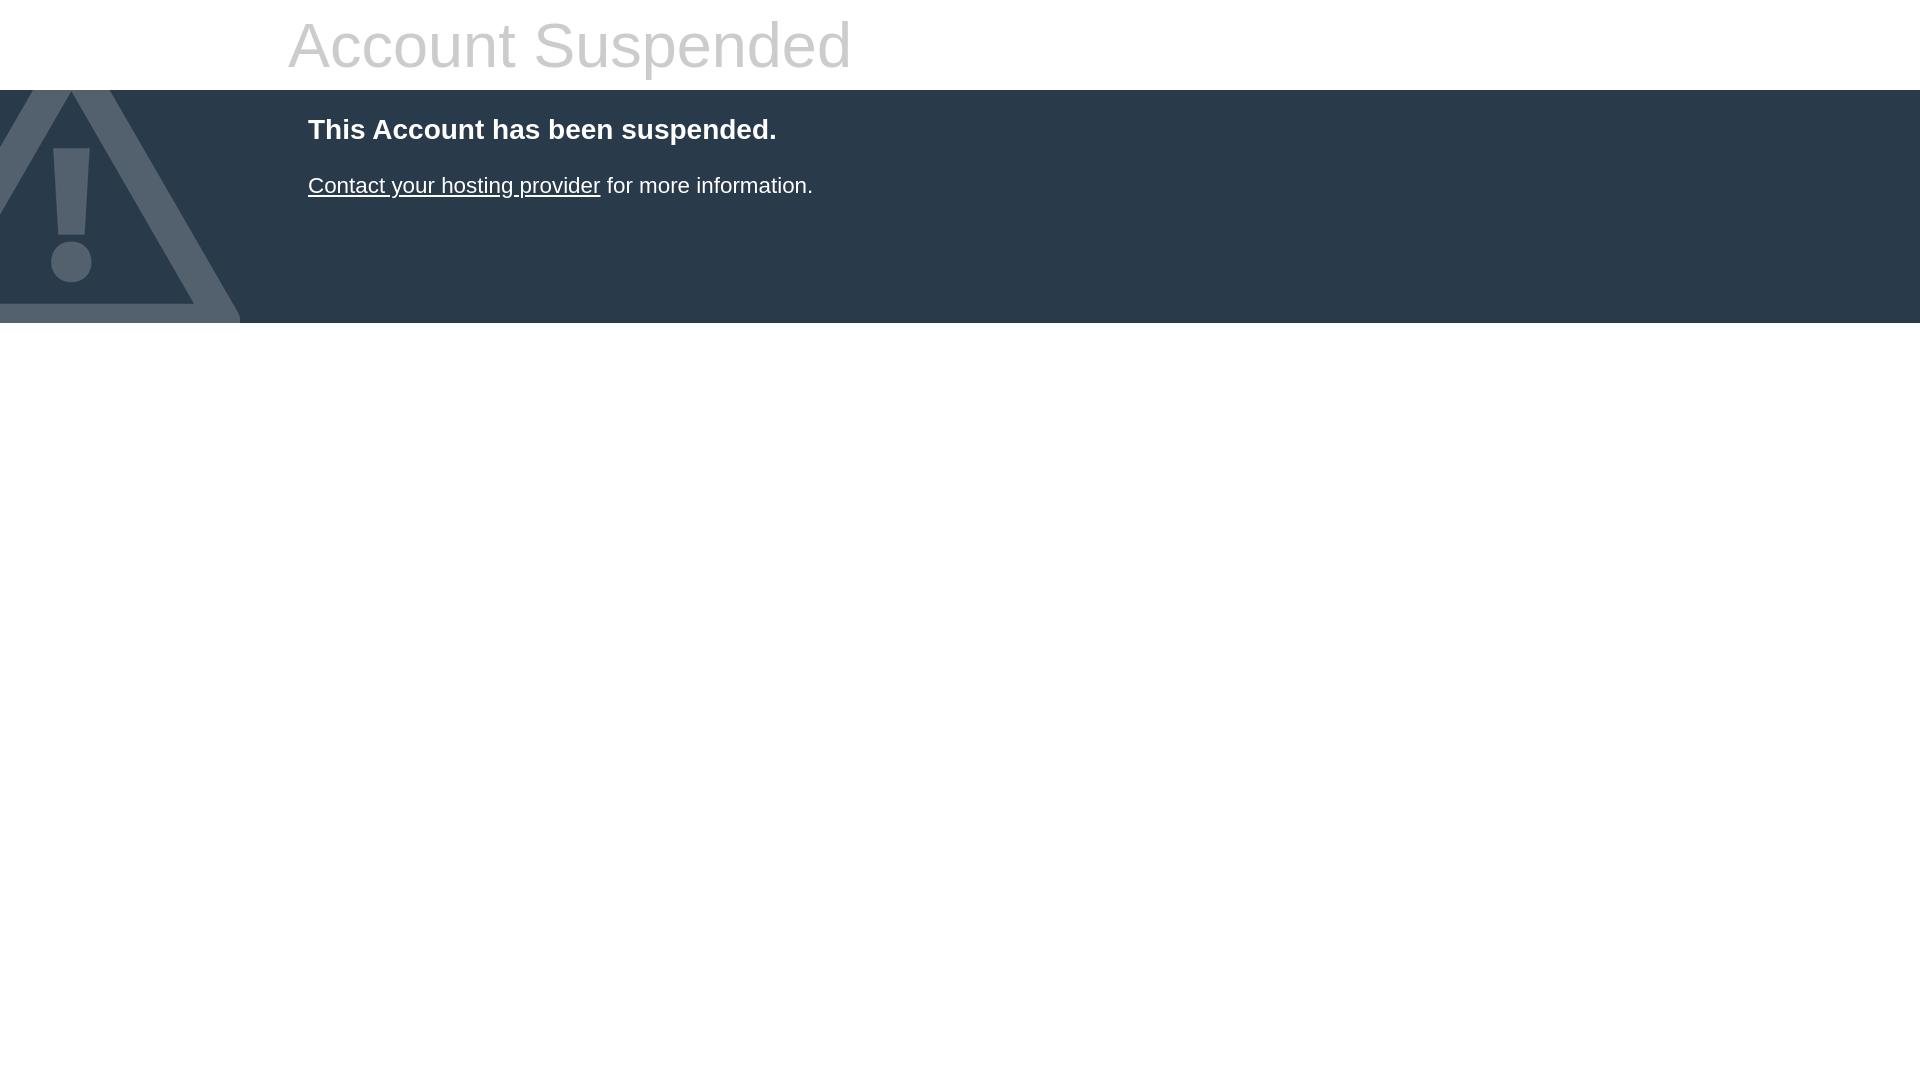 The image size is (1920, 1080). Describe the element at coordinates (453, 185) in the screenshot. I see `'Contact your hosting provider'` at that location.